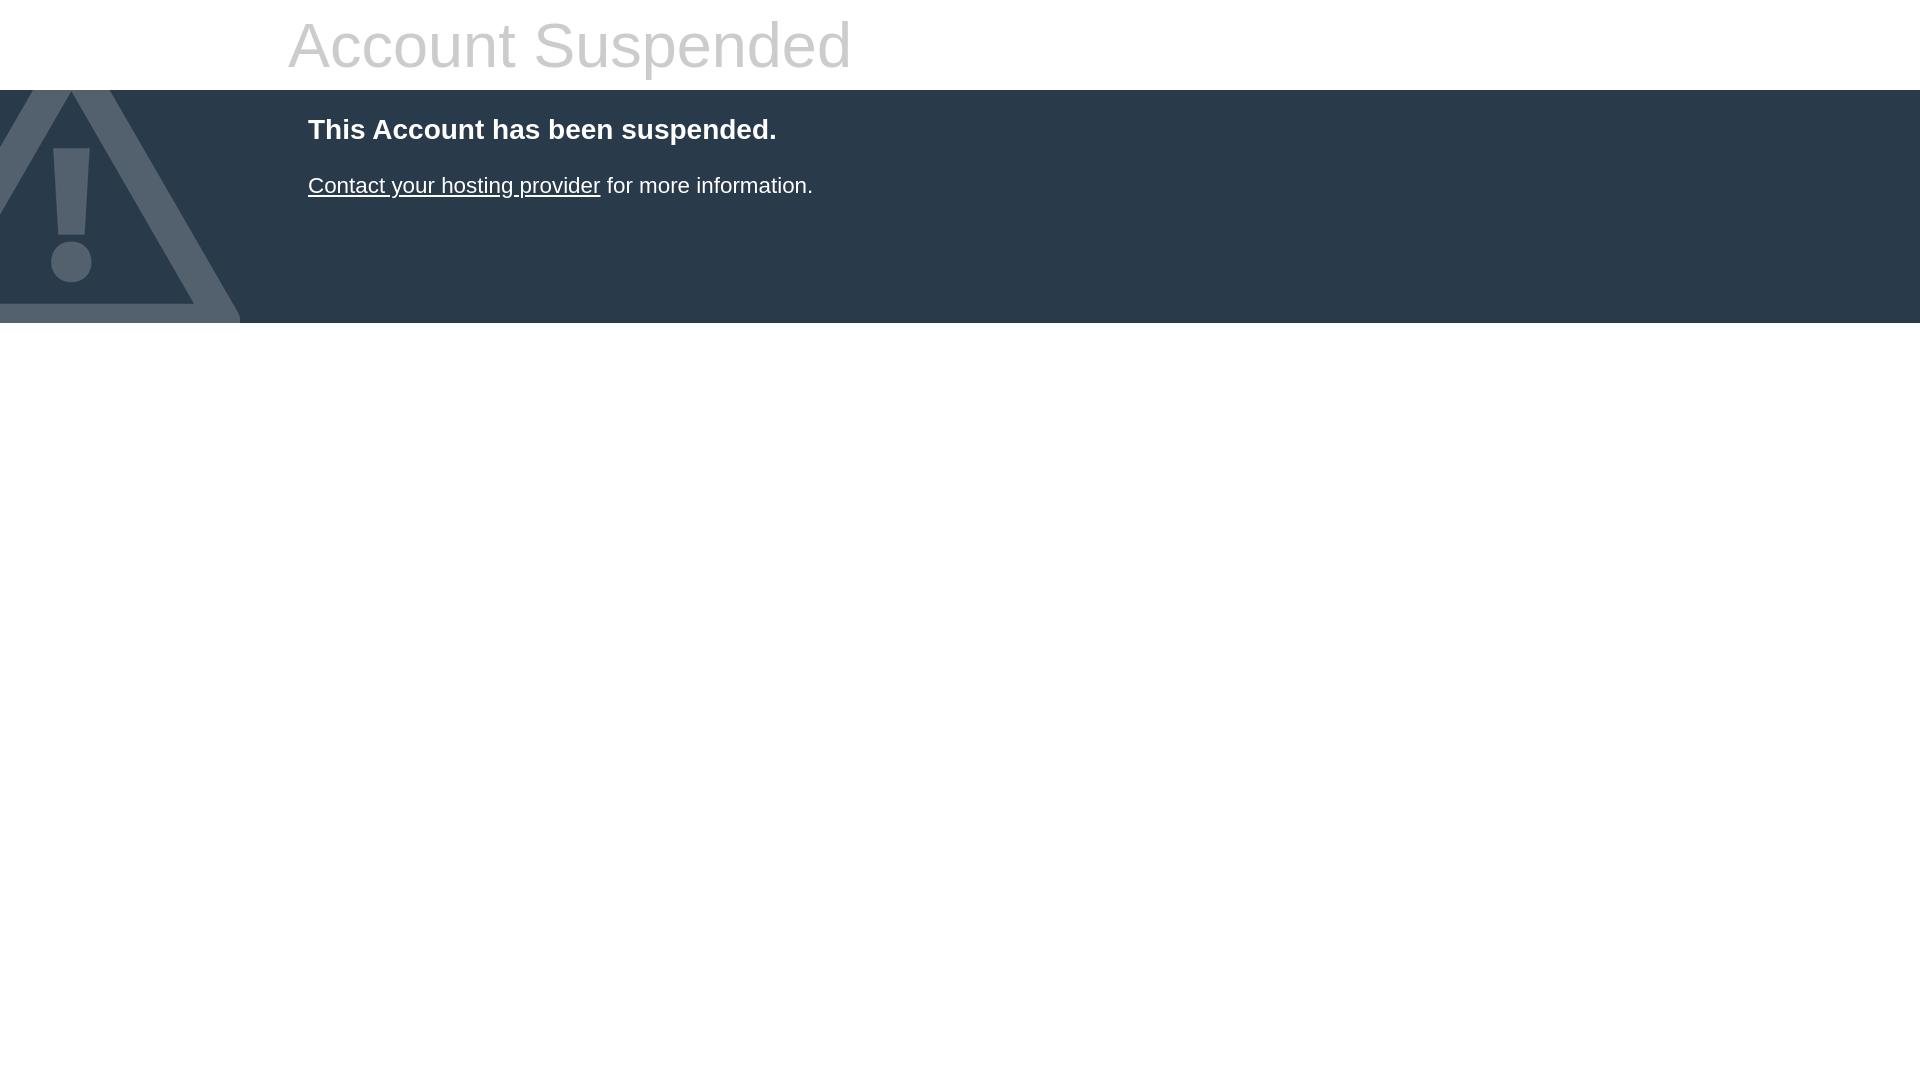 The image size is (1920, 1080). Describe the element at coordinates (453, 185) in the screenshot. I see `'Contact your hosting provider'` at that location.